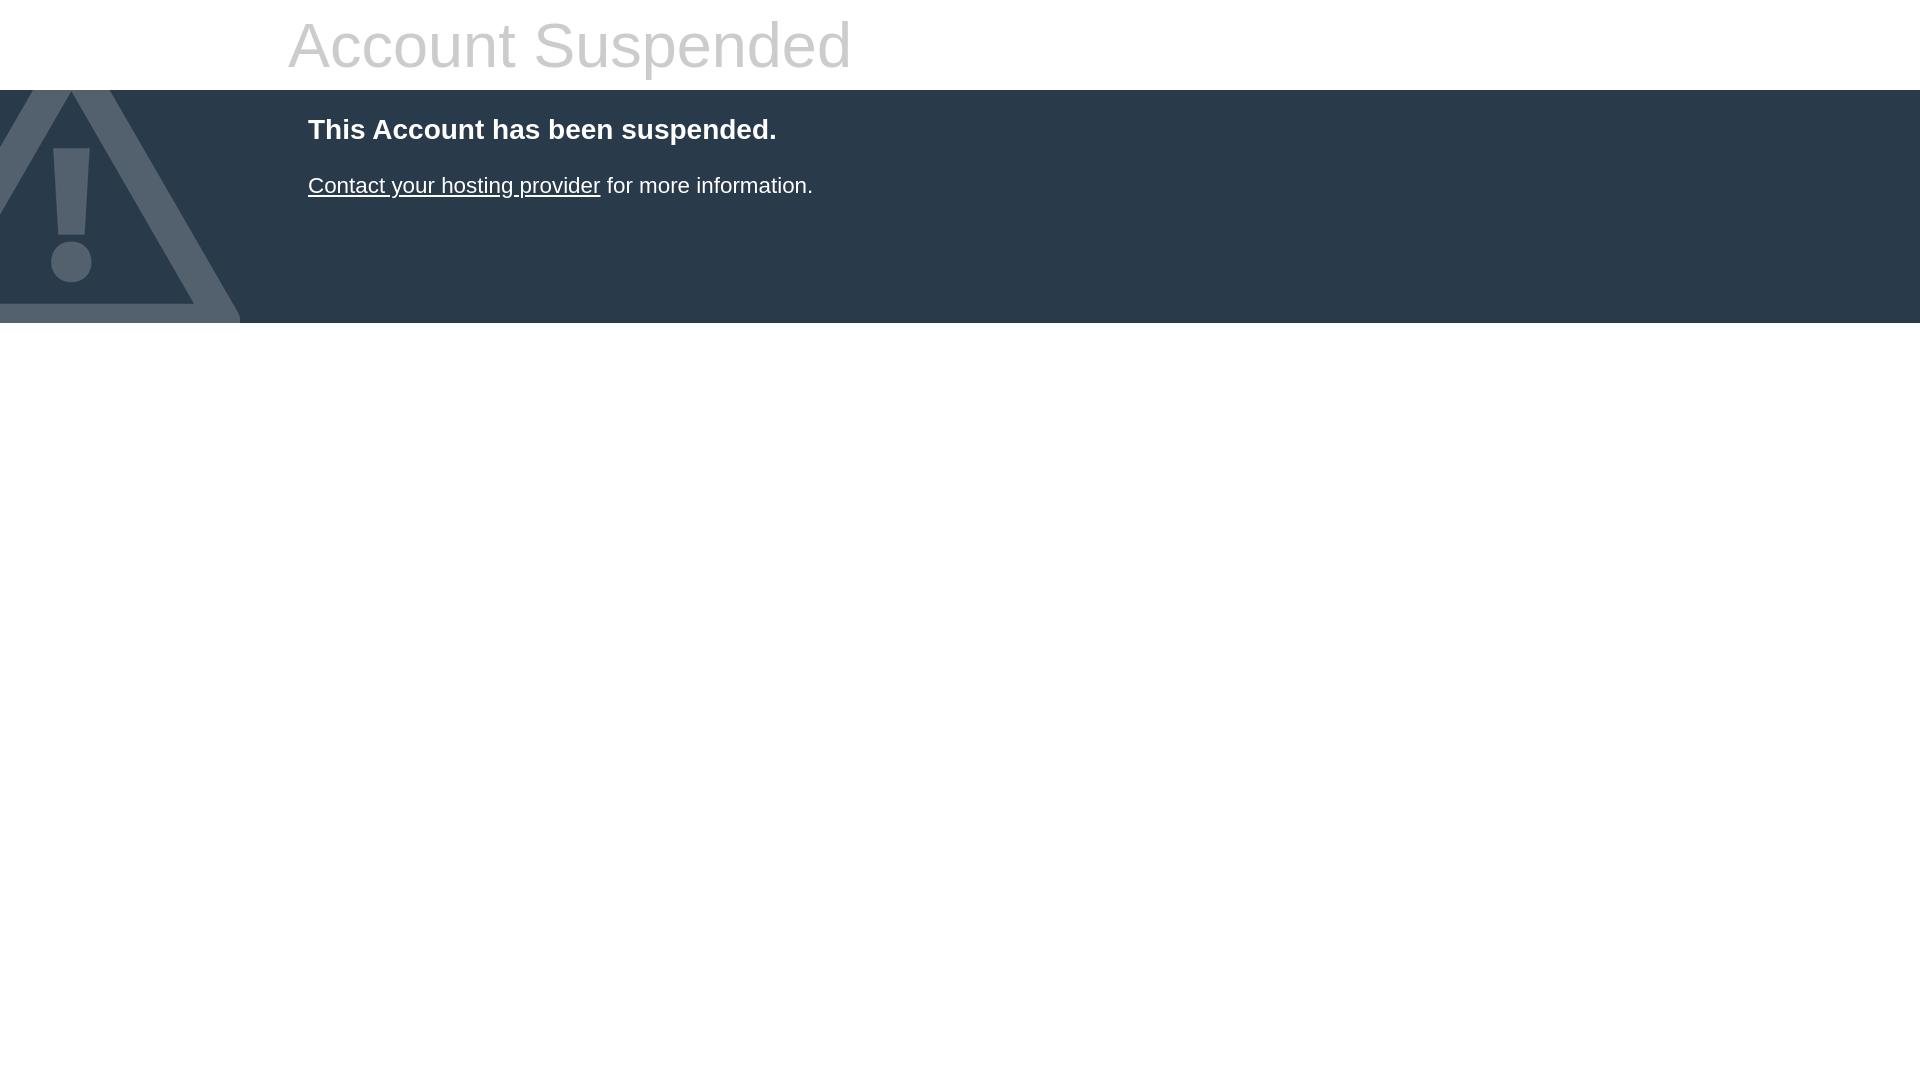 The image size is (1920, 1080). Describe the element at coordinates (453, 185) in the screenshot. I see `'Contact your hosting provider'` at that location.